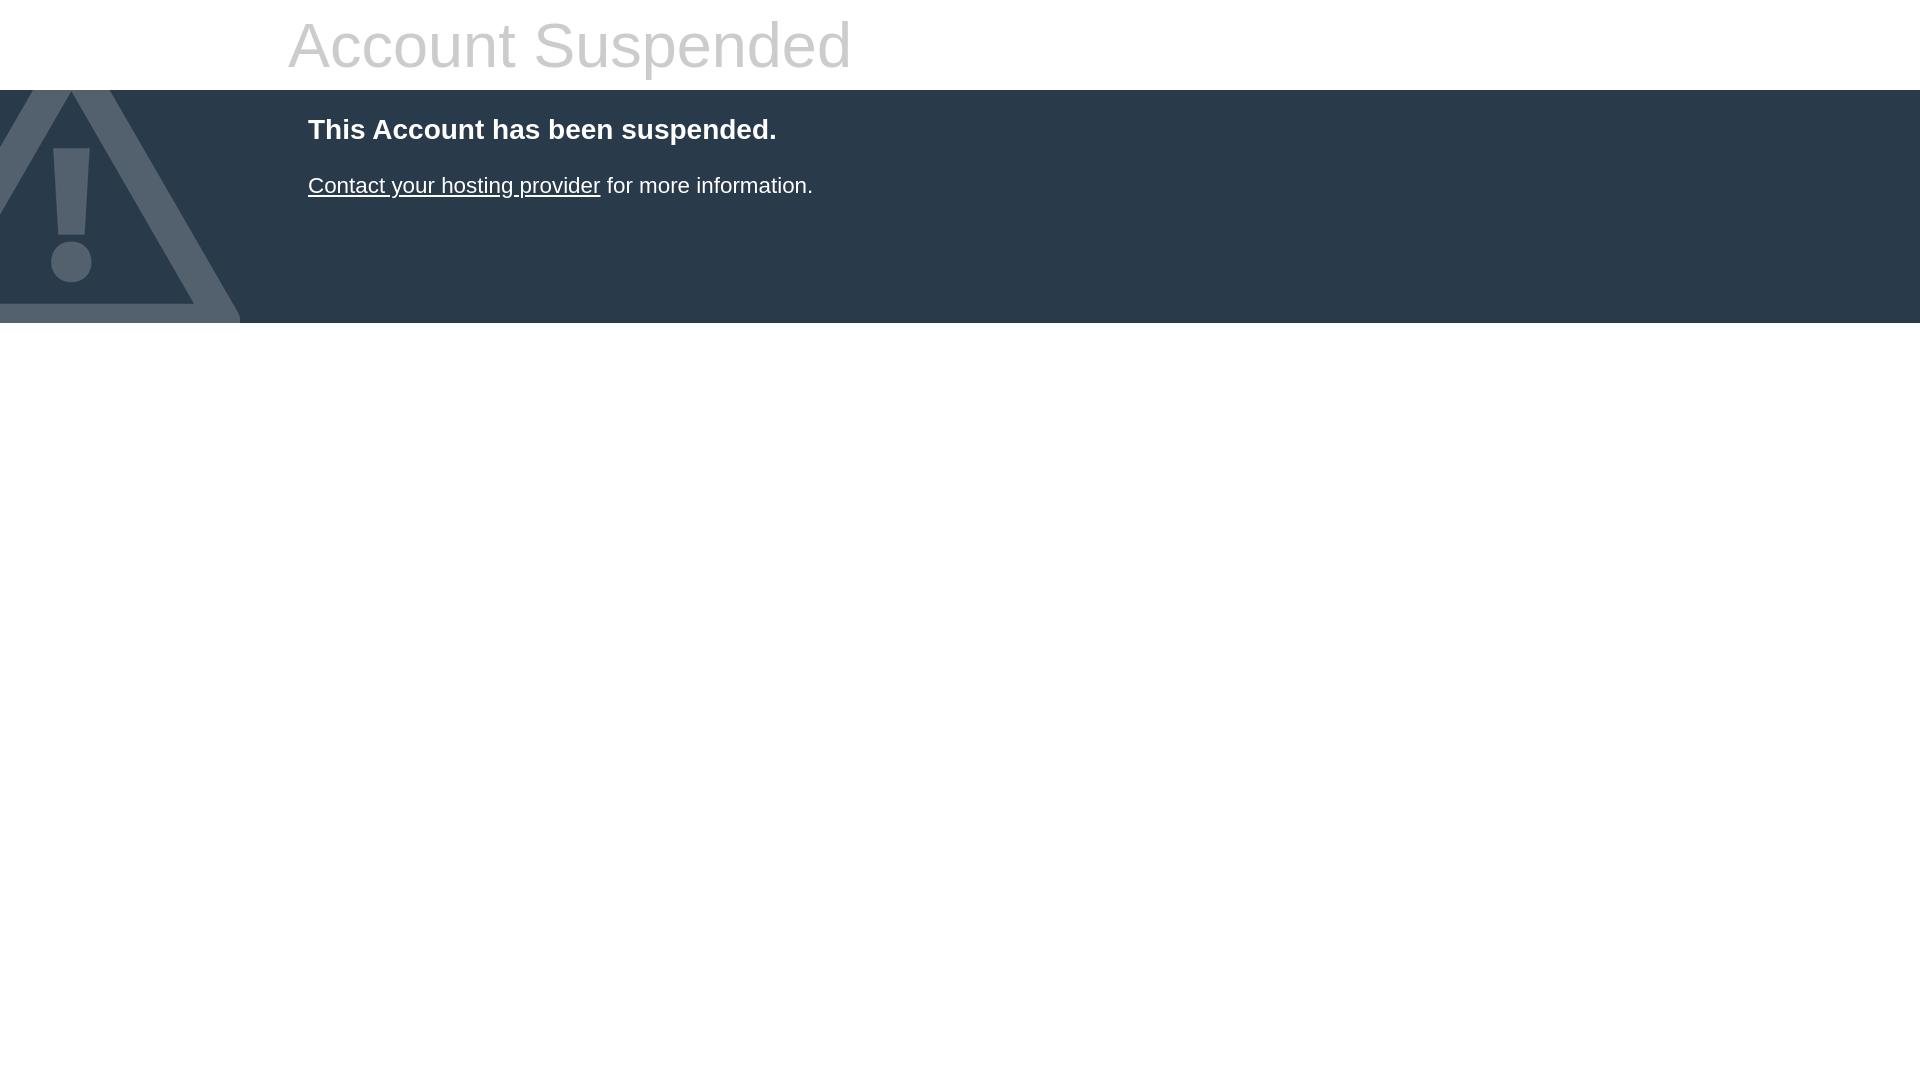 The image size is (1920, 1080). Describe the element at coordinates (453, 185) in the screenshot. I see `'Contact your hosting provider'` at that location.